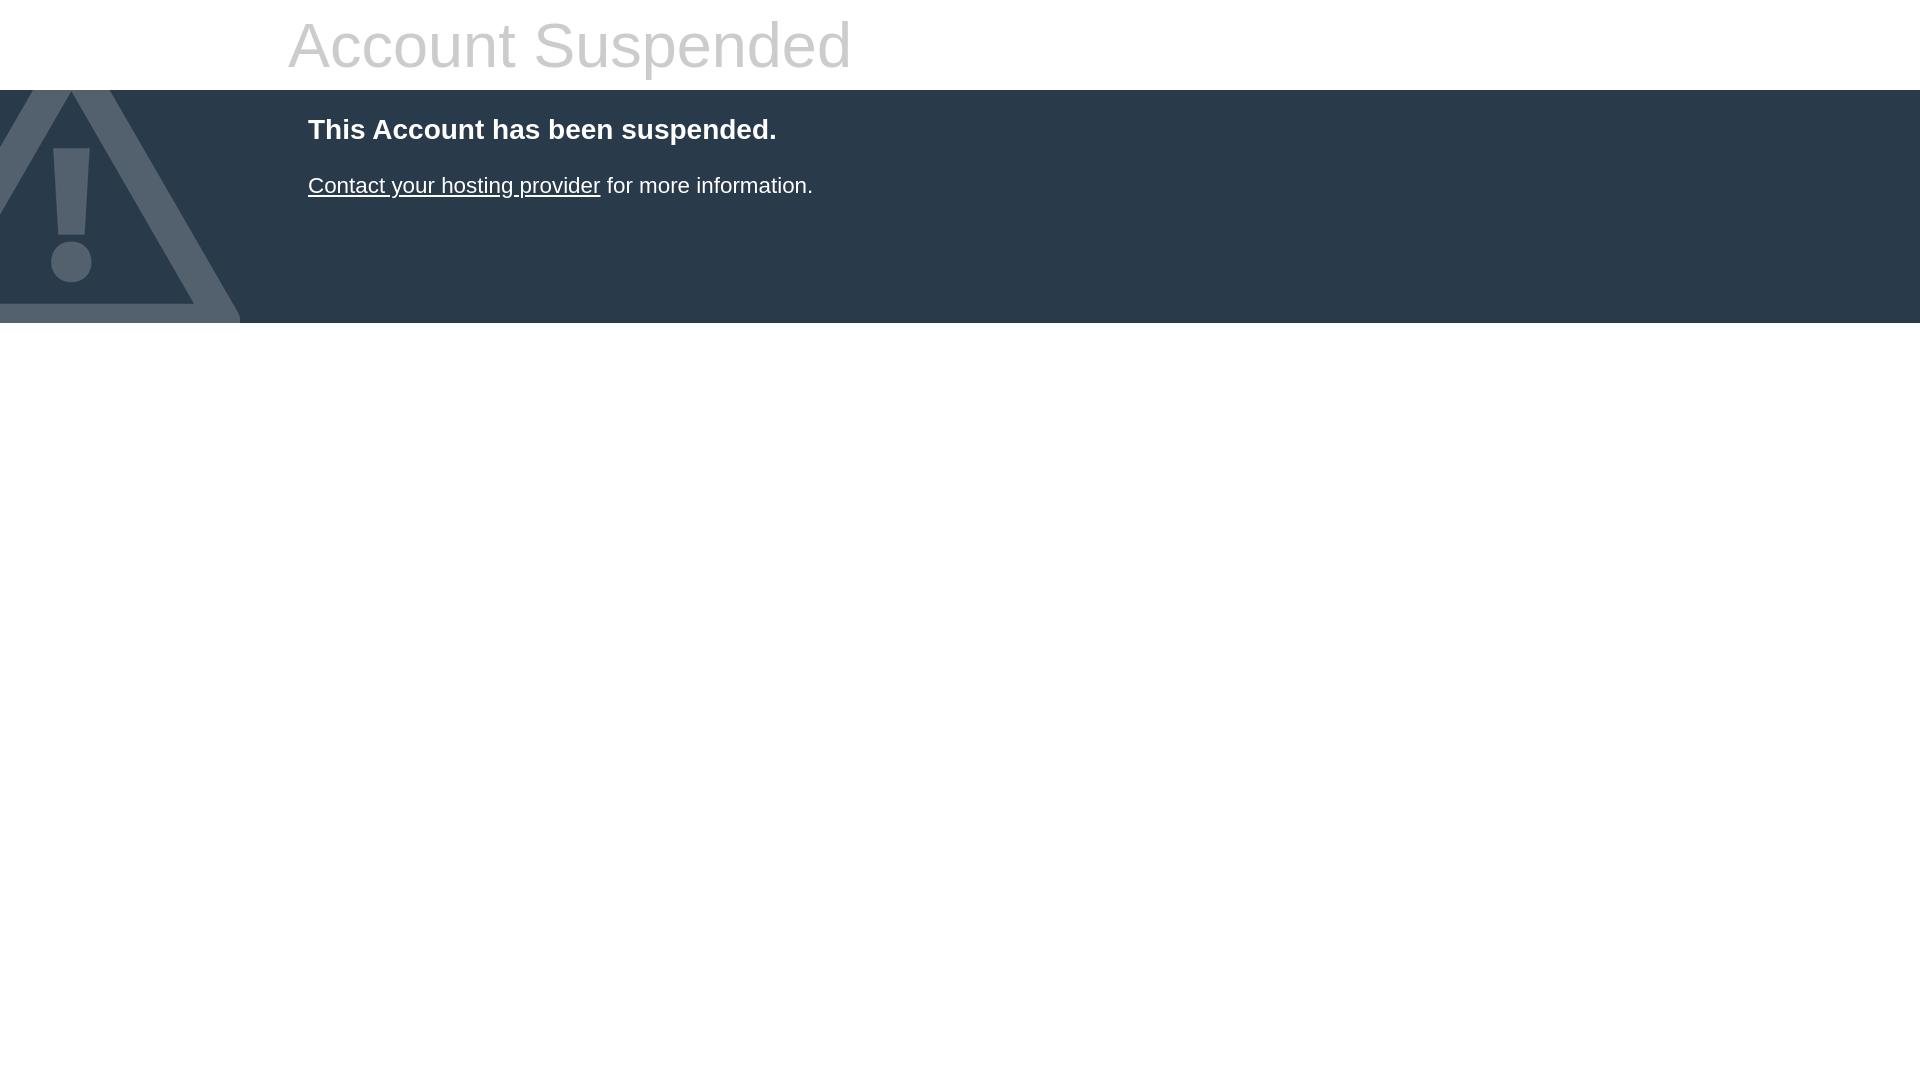 The image size is (1920, 1080). Describe the element at coordinates (453, 185) in the screenshot. I see `'Contact your hosting provider'` at that location.